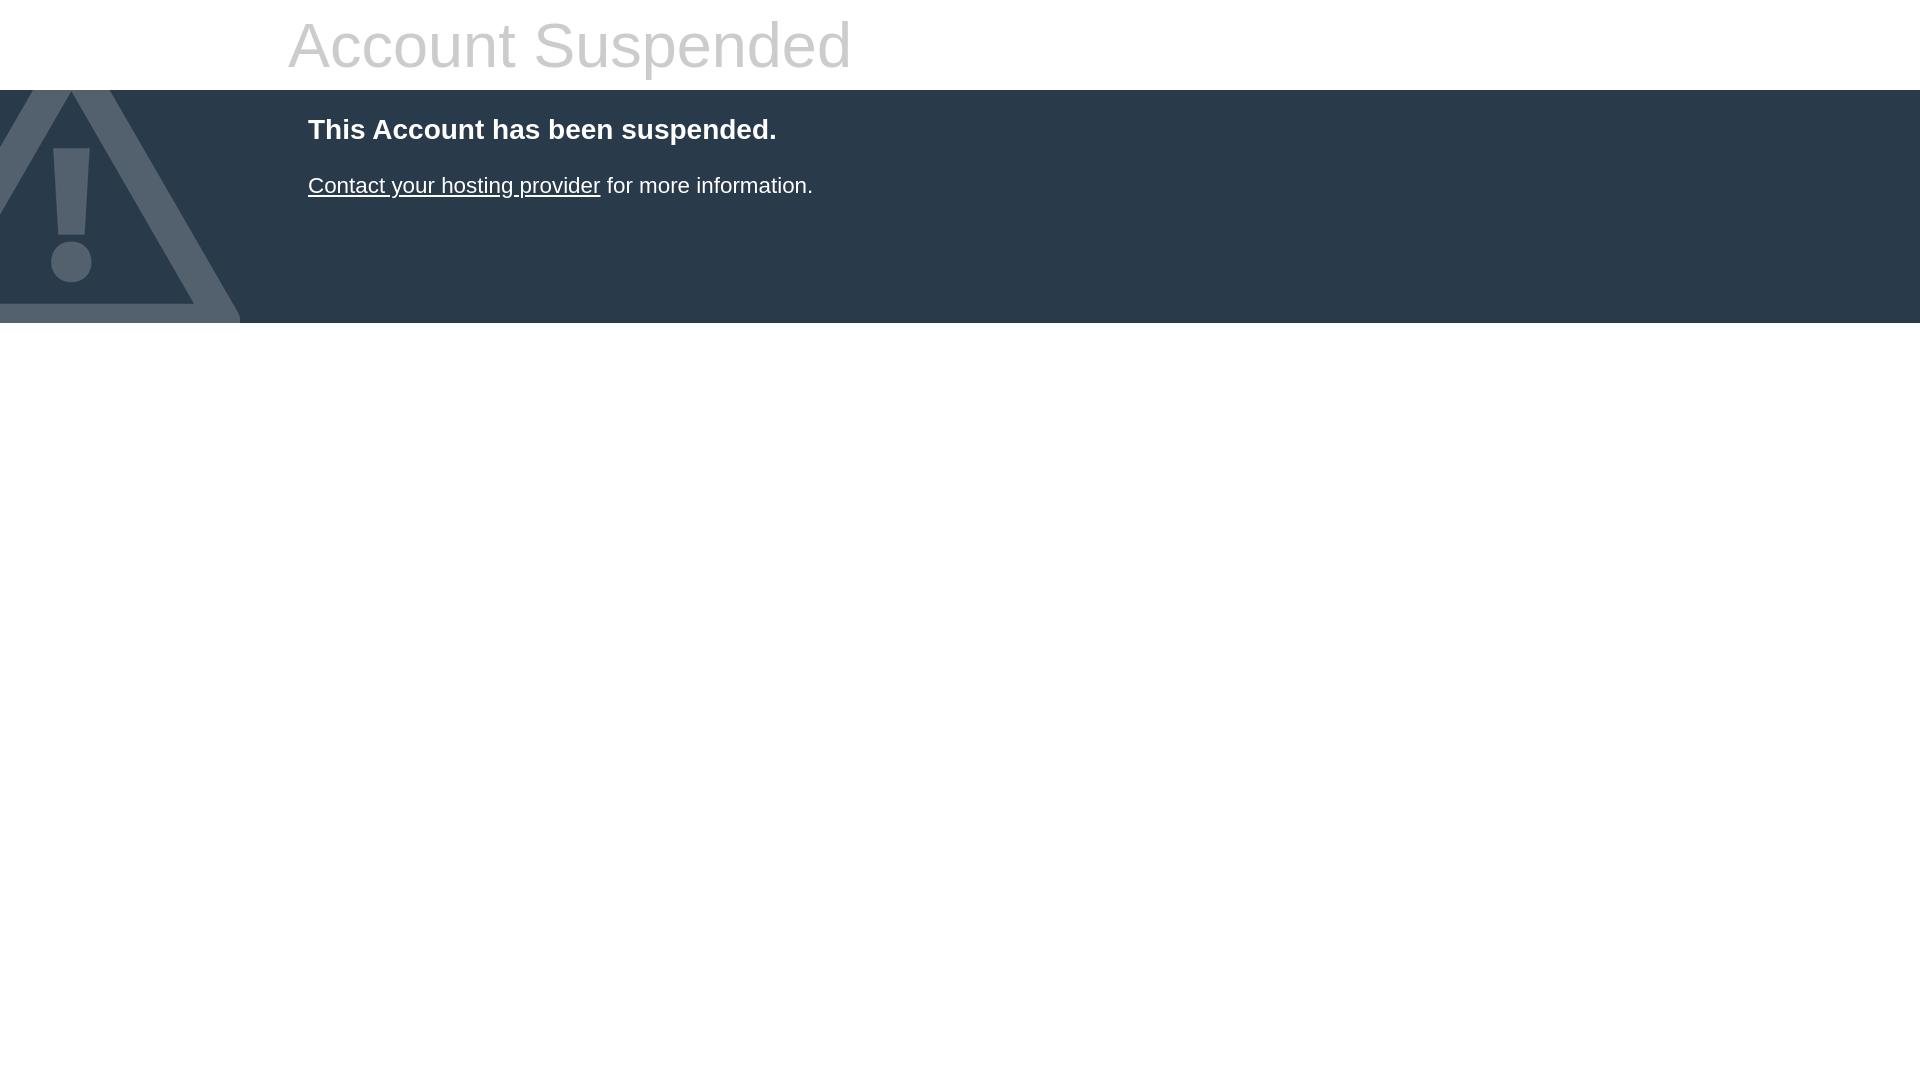 The image size is (1920, 1080). Describe the element at coordinates (453, 185) in the screenshot. I see `'Contact your hosting provider'` at that location.